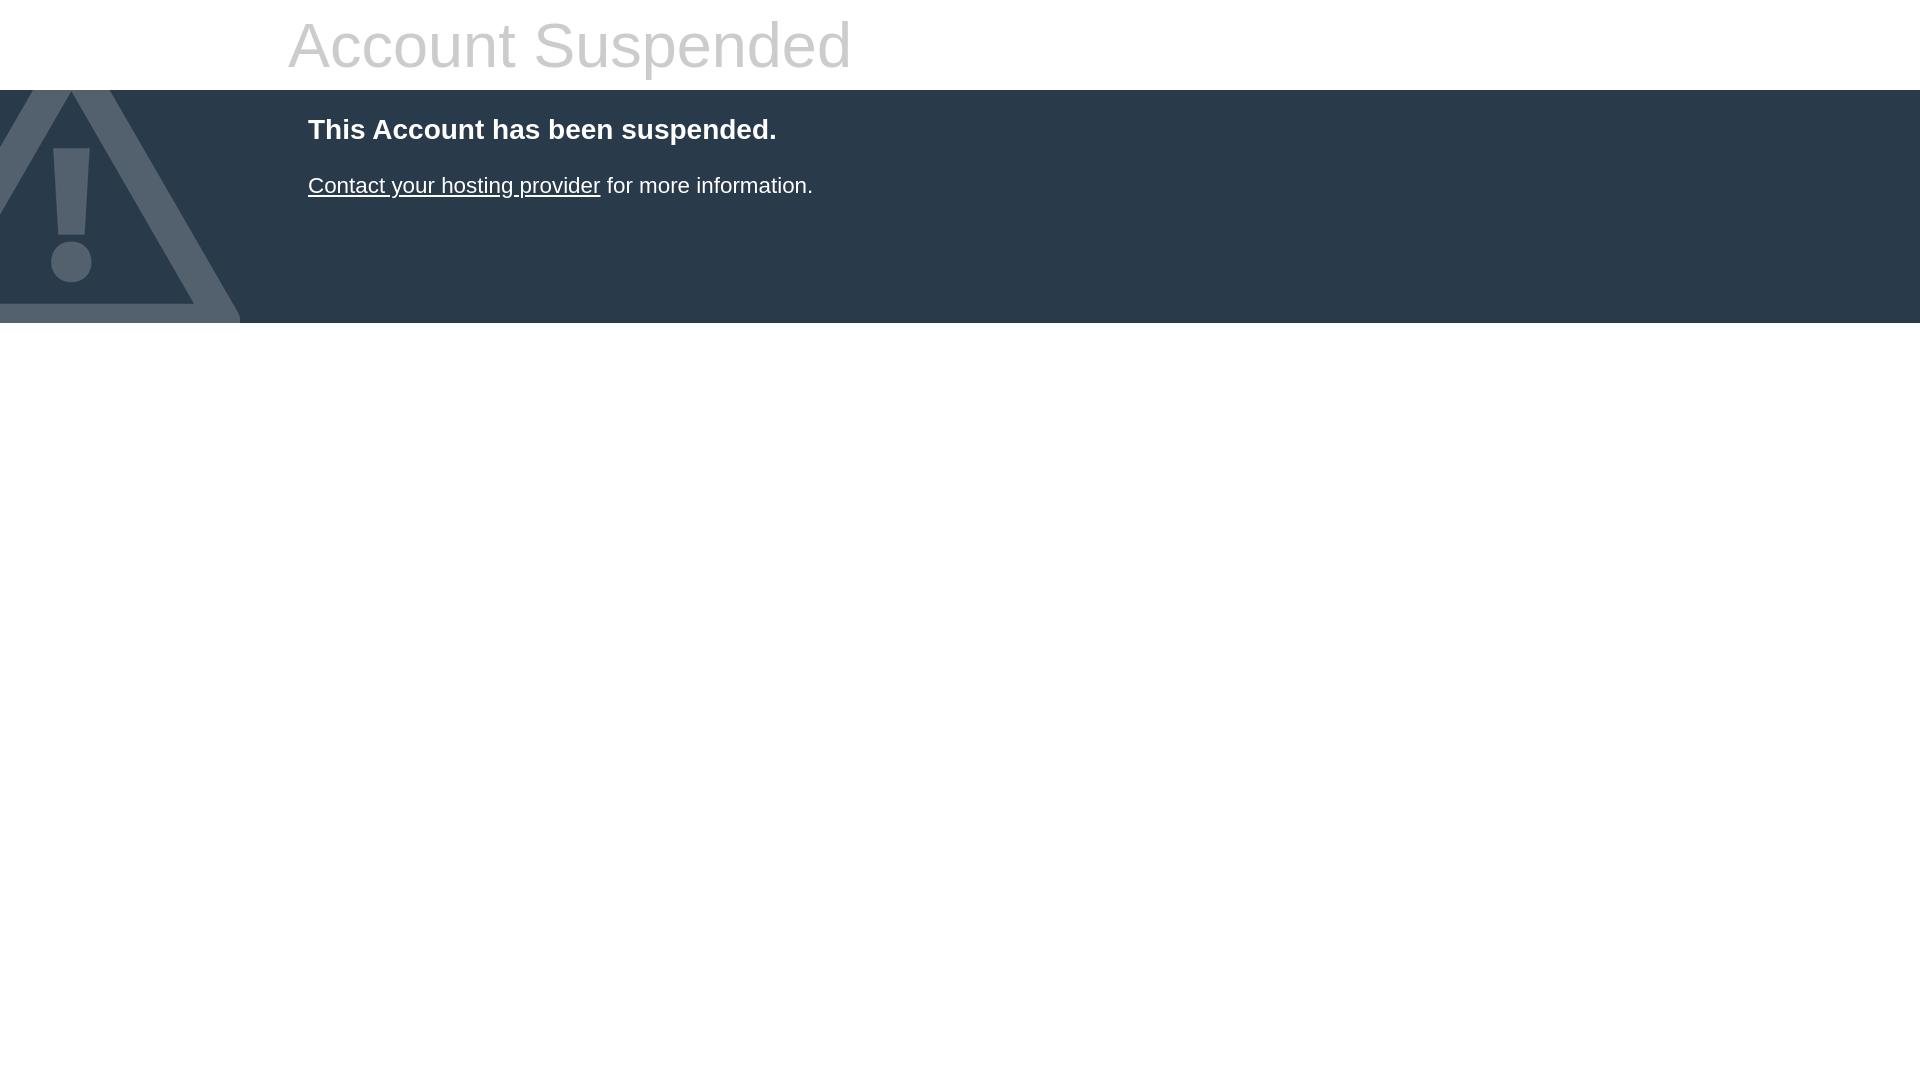 The image size is (1920, 1080). Describe the element at coordinates (453, 185) in the screenshot. I see `'Contact your hosting provider'` at that location.